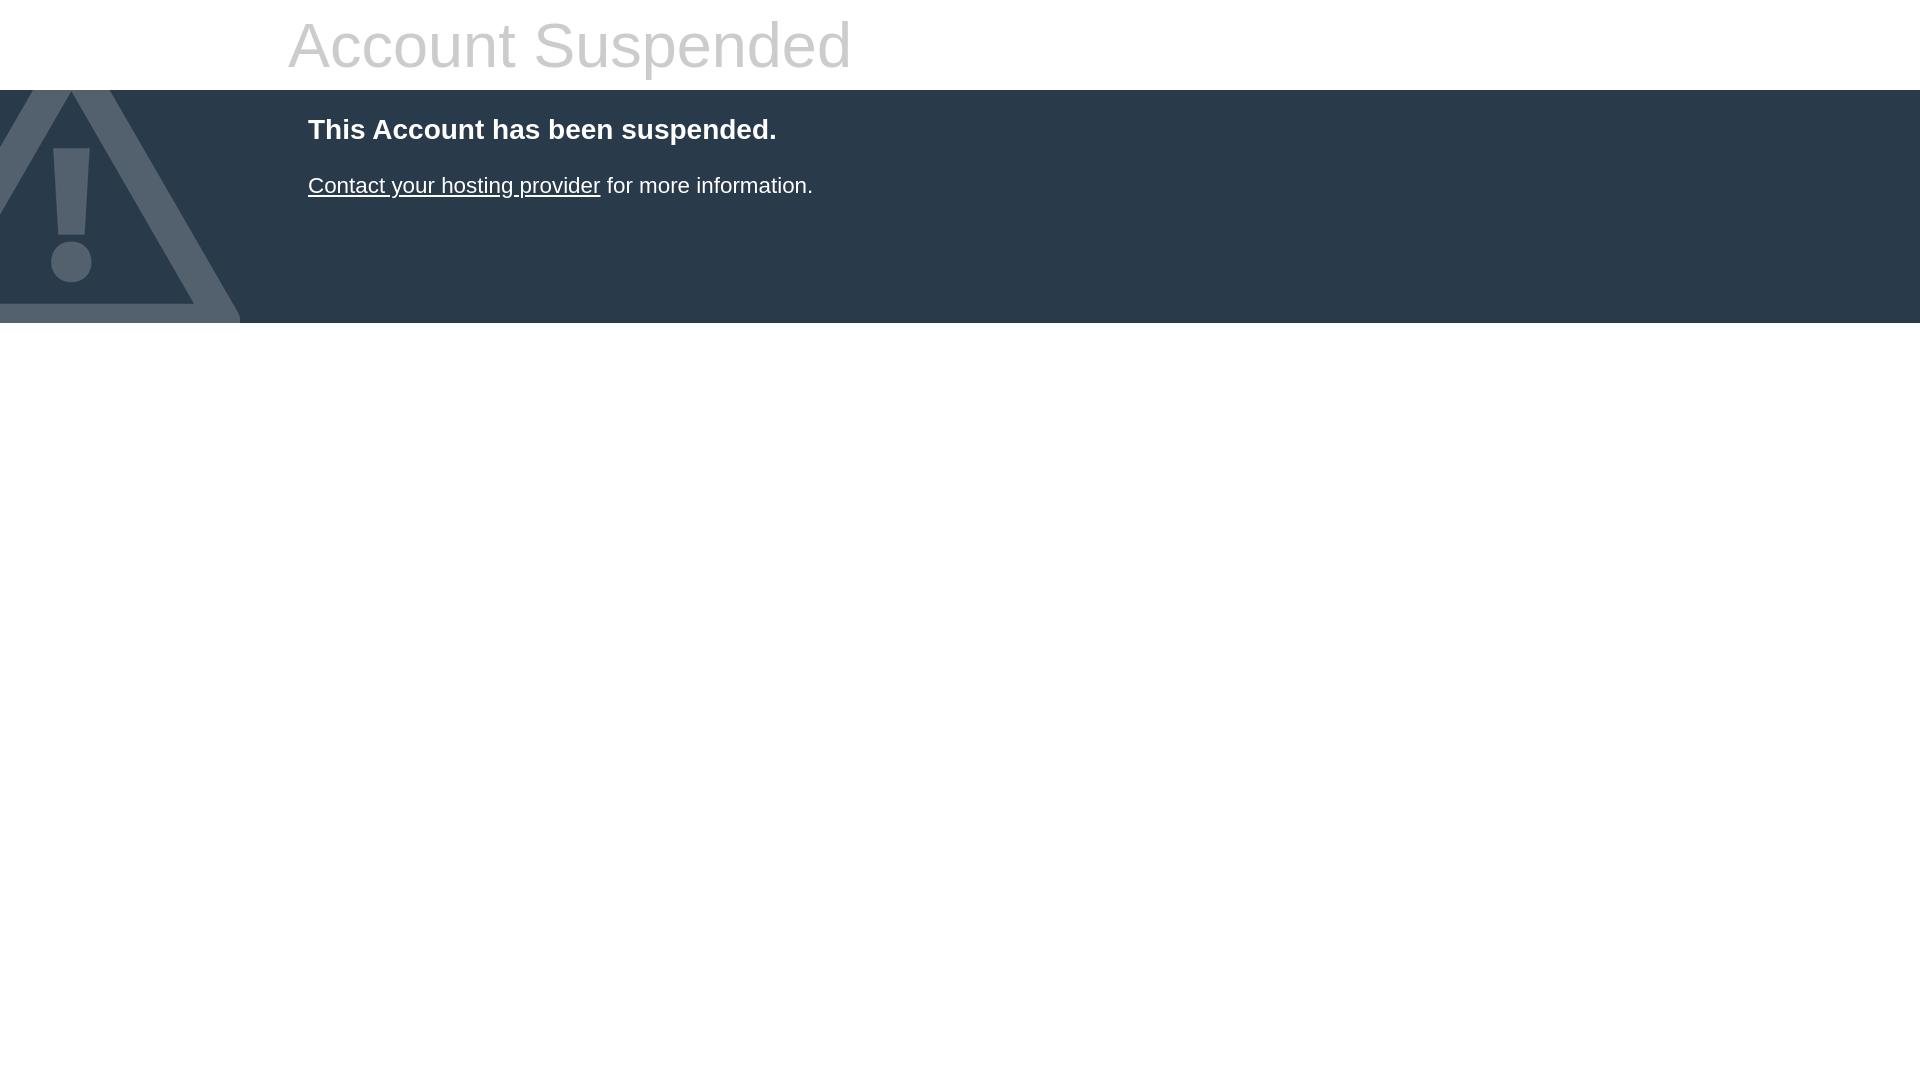 The image size is (1920, 1080). Describe the element at coordinates (453, 185) in the screenshot. I see `'Contact your hosting provider'` at that location.